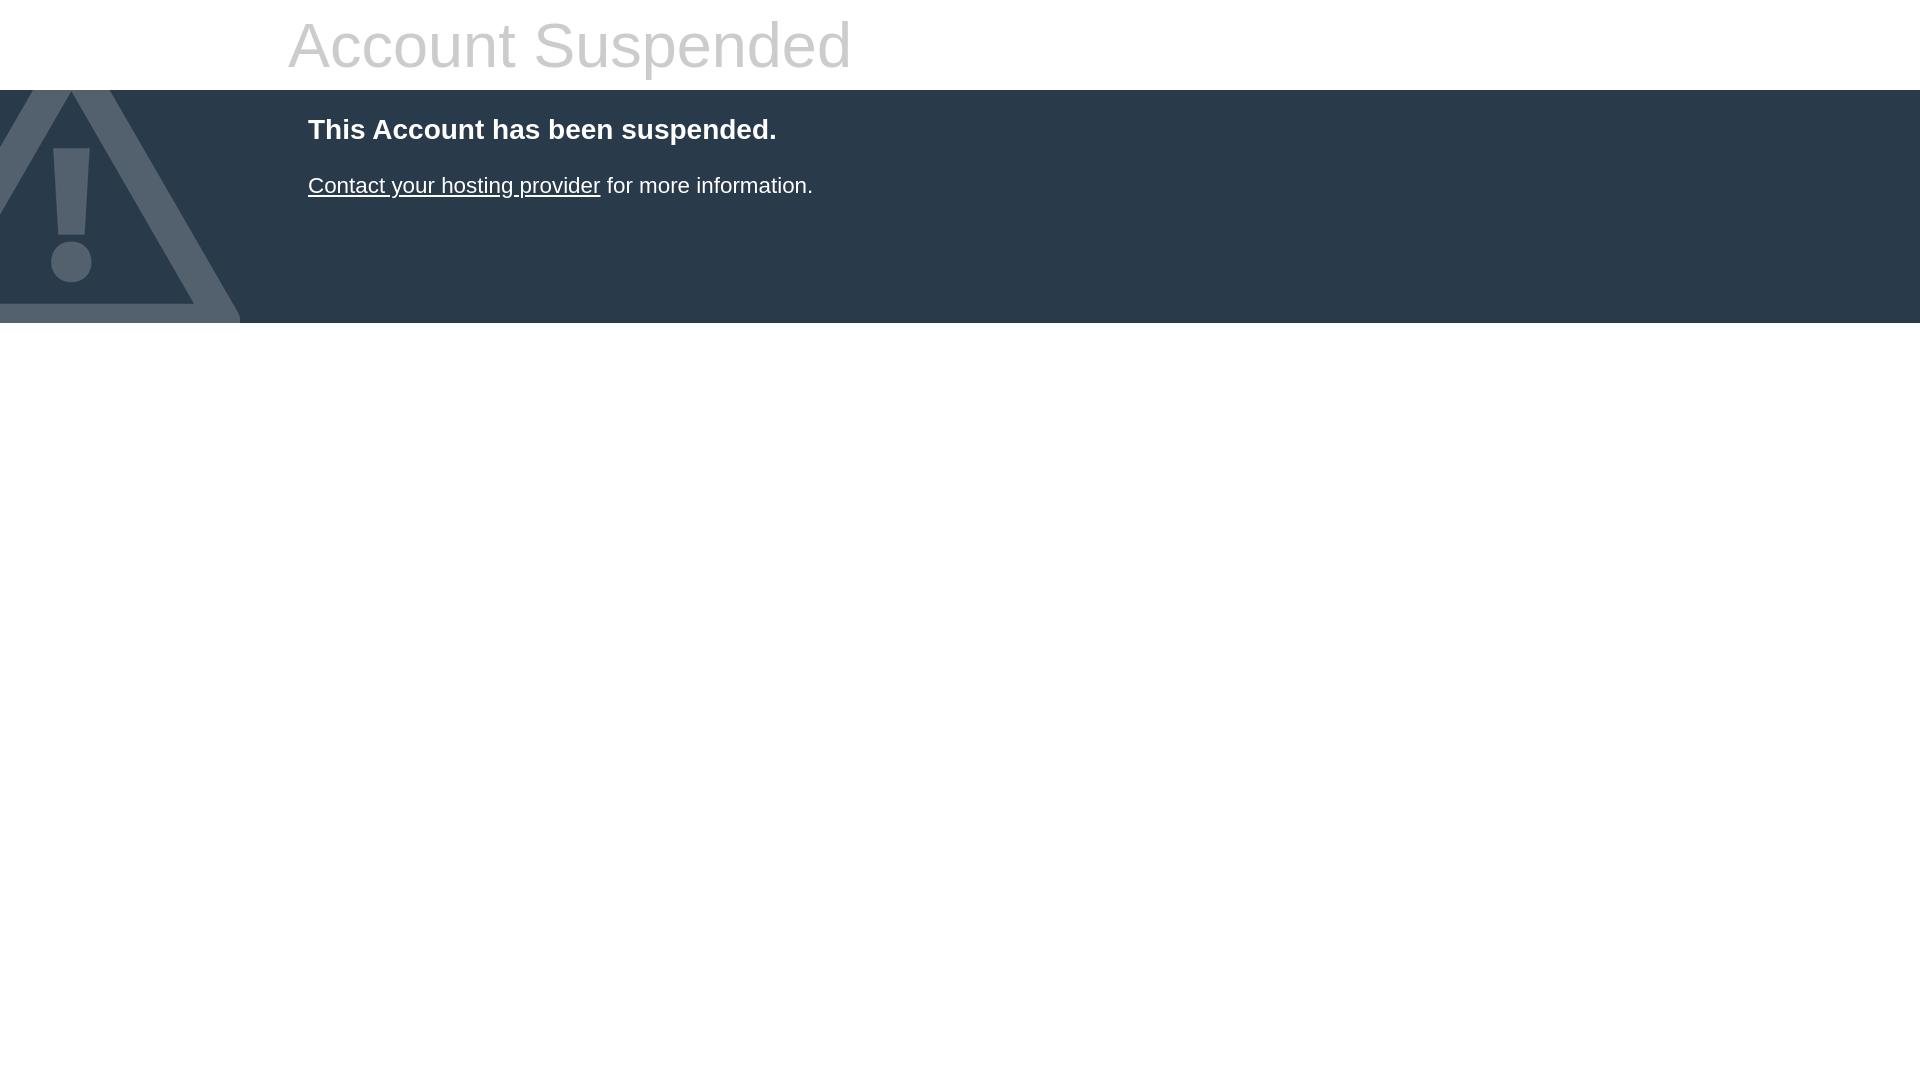 The image size is (1920, 1080). Describe the element at coordinates (453, 185) in the screenshot. I see `'Contact your hosting provider'` at that location.